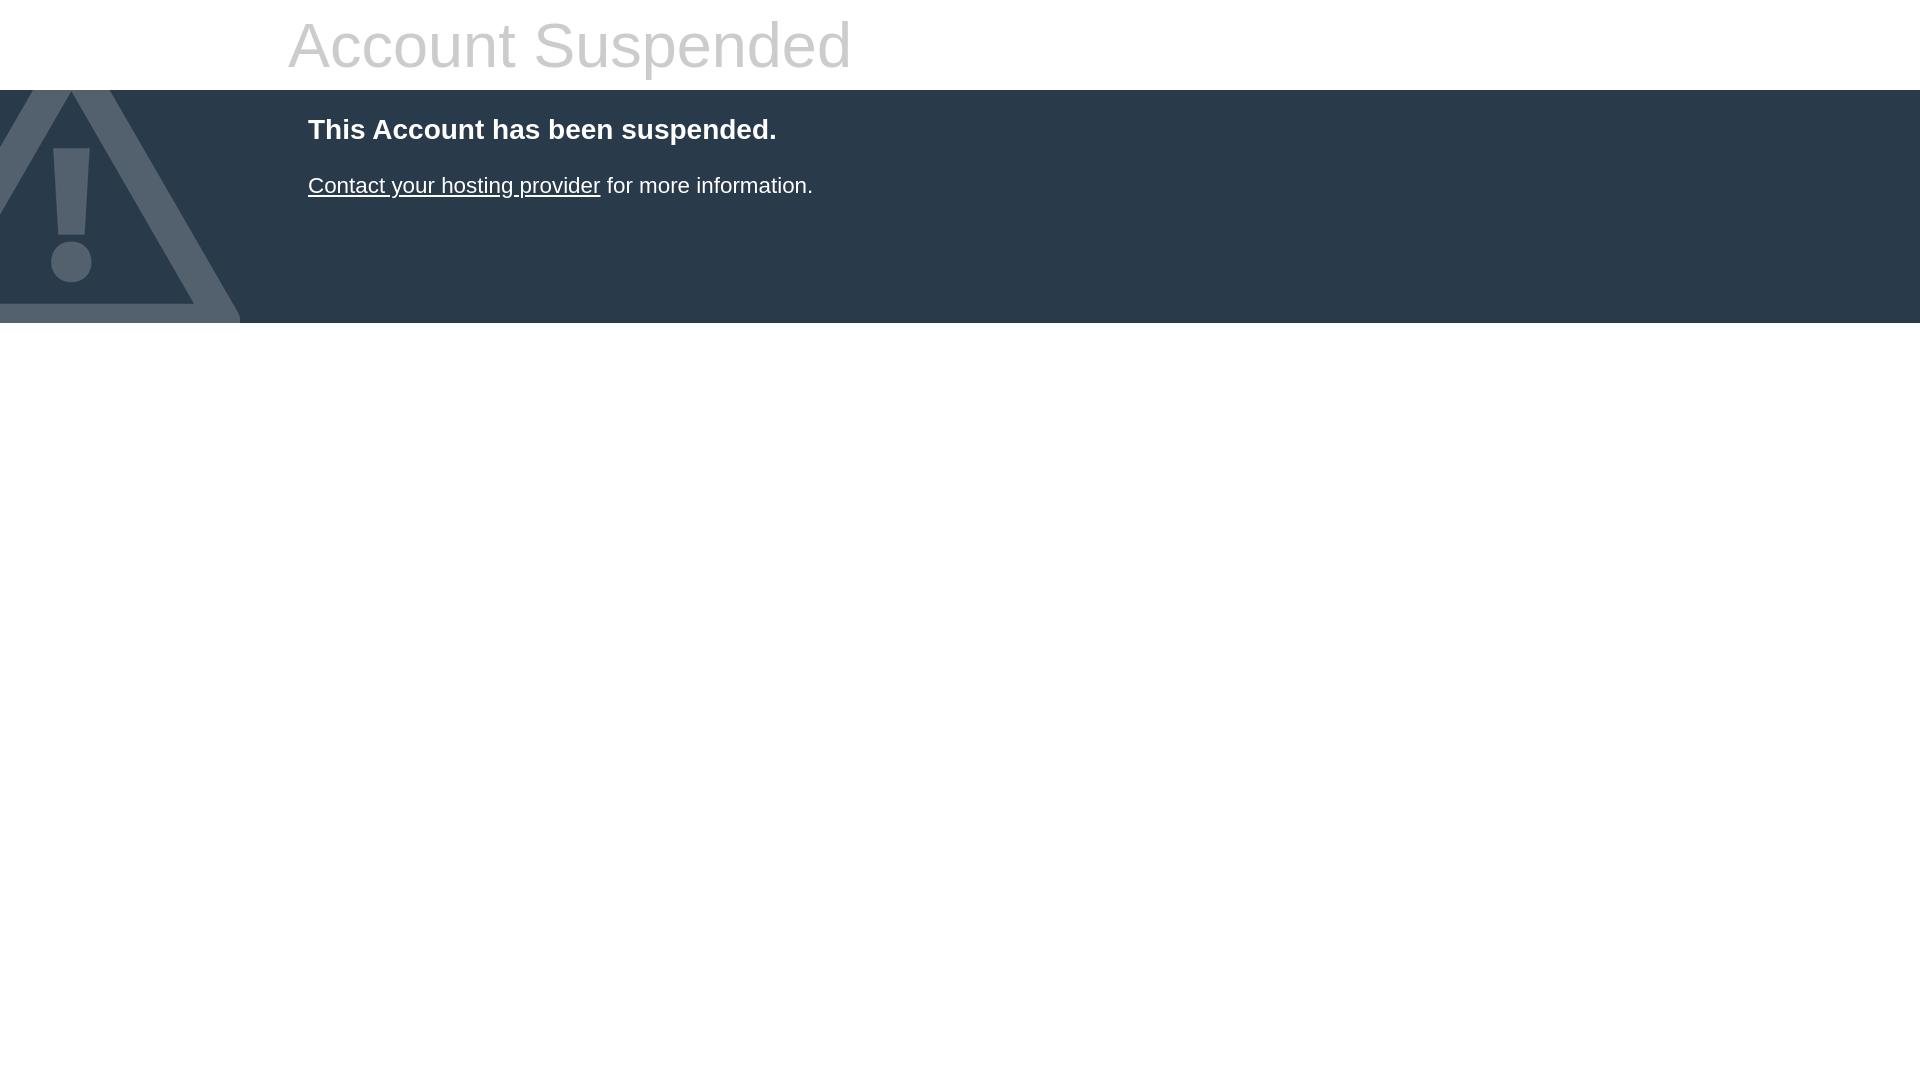 The image size is (1920, 1080). Describe the element at coordinates (453, 185) in the screenshot. I see `'Contact your hosting provider'` at that location.